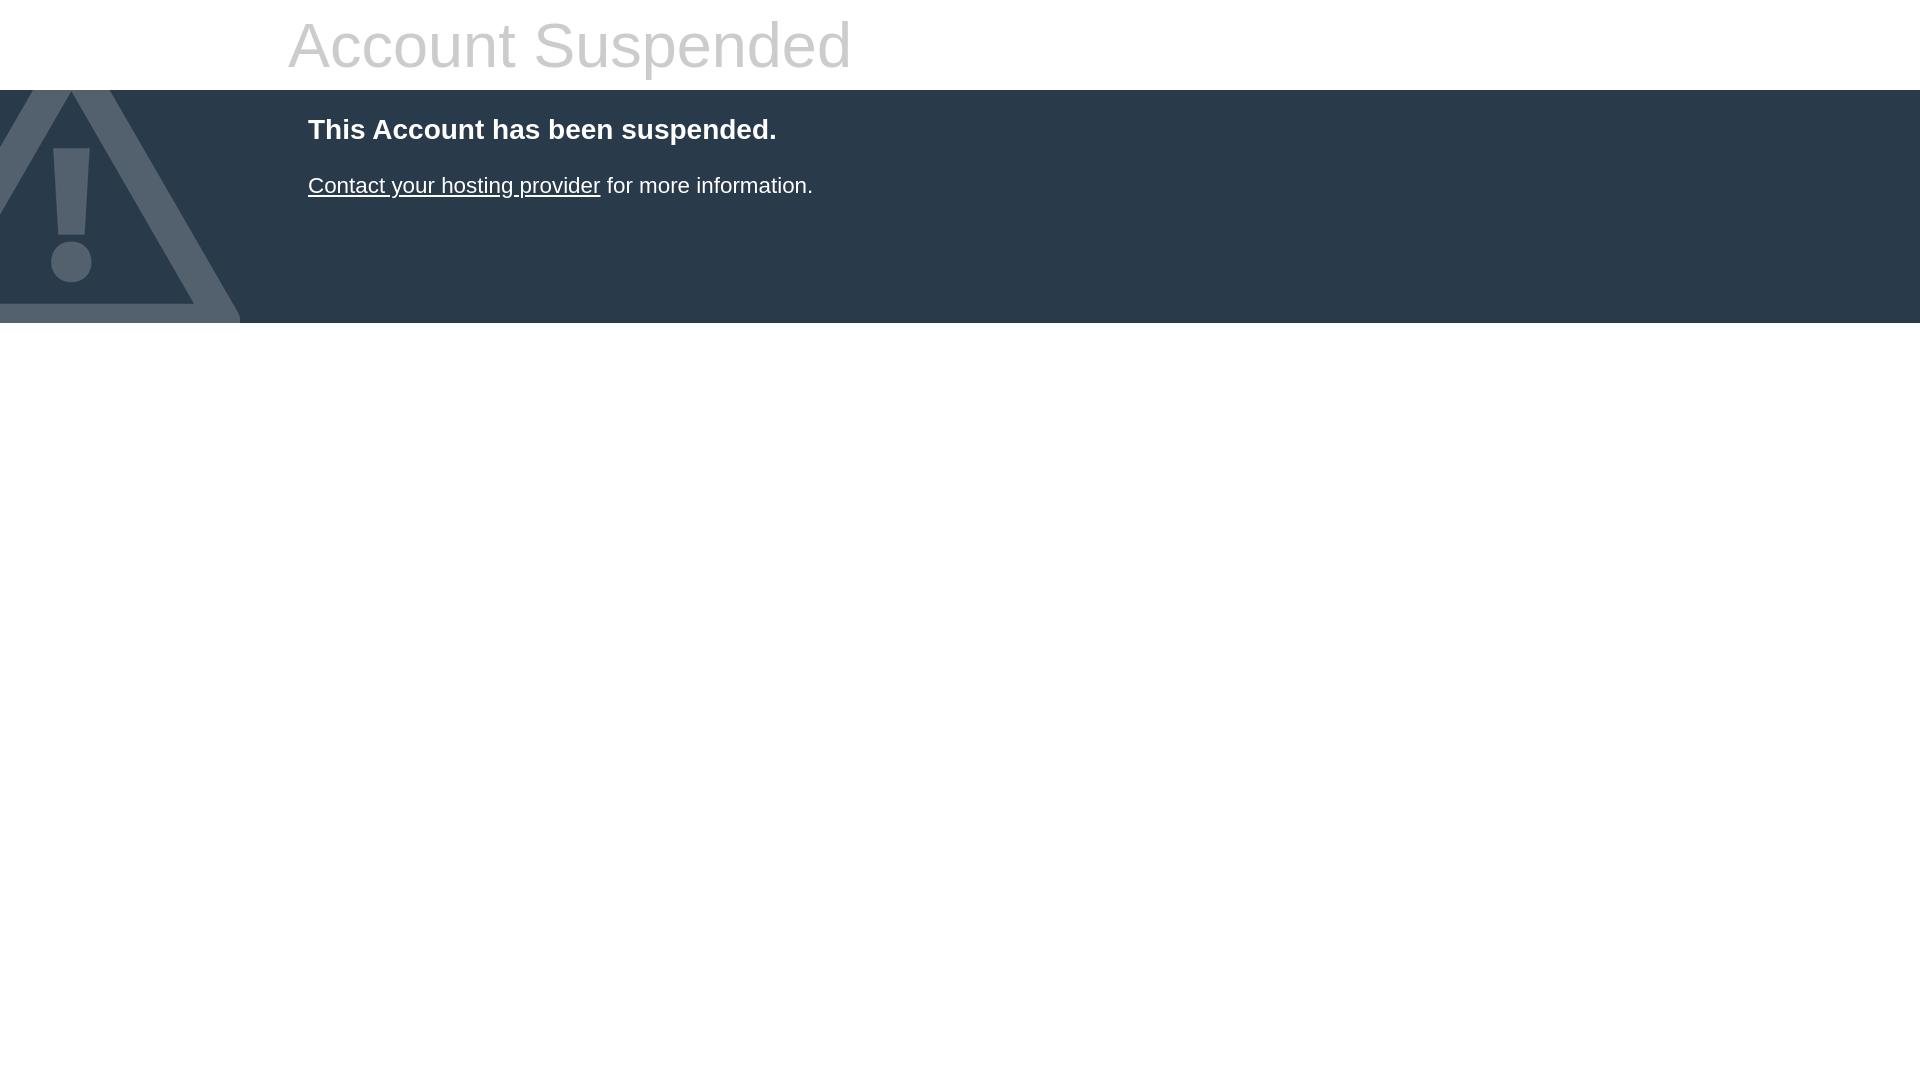 The image size is (1920, 1080). Describe the element at coordinates (453, 185) in the screenshot. I see `'Contact your hosting provider'` at that location.